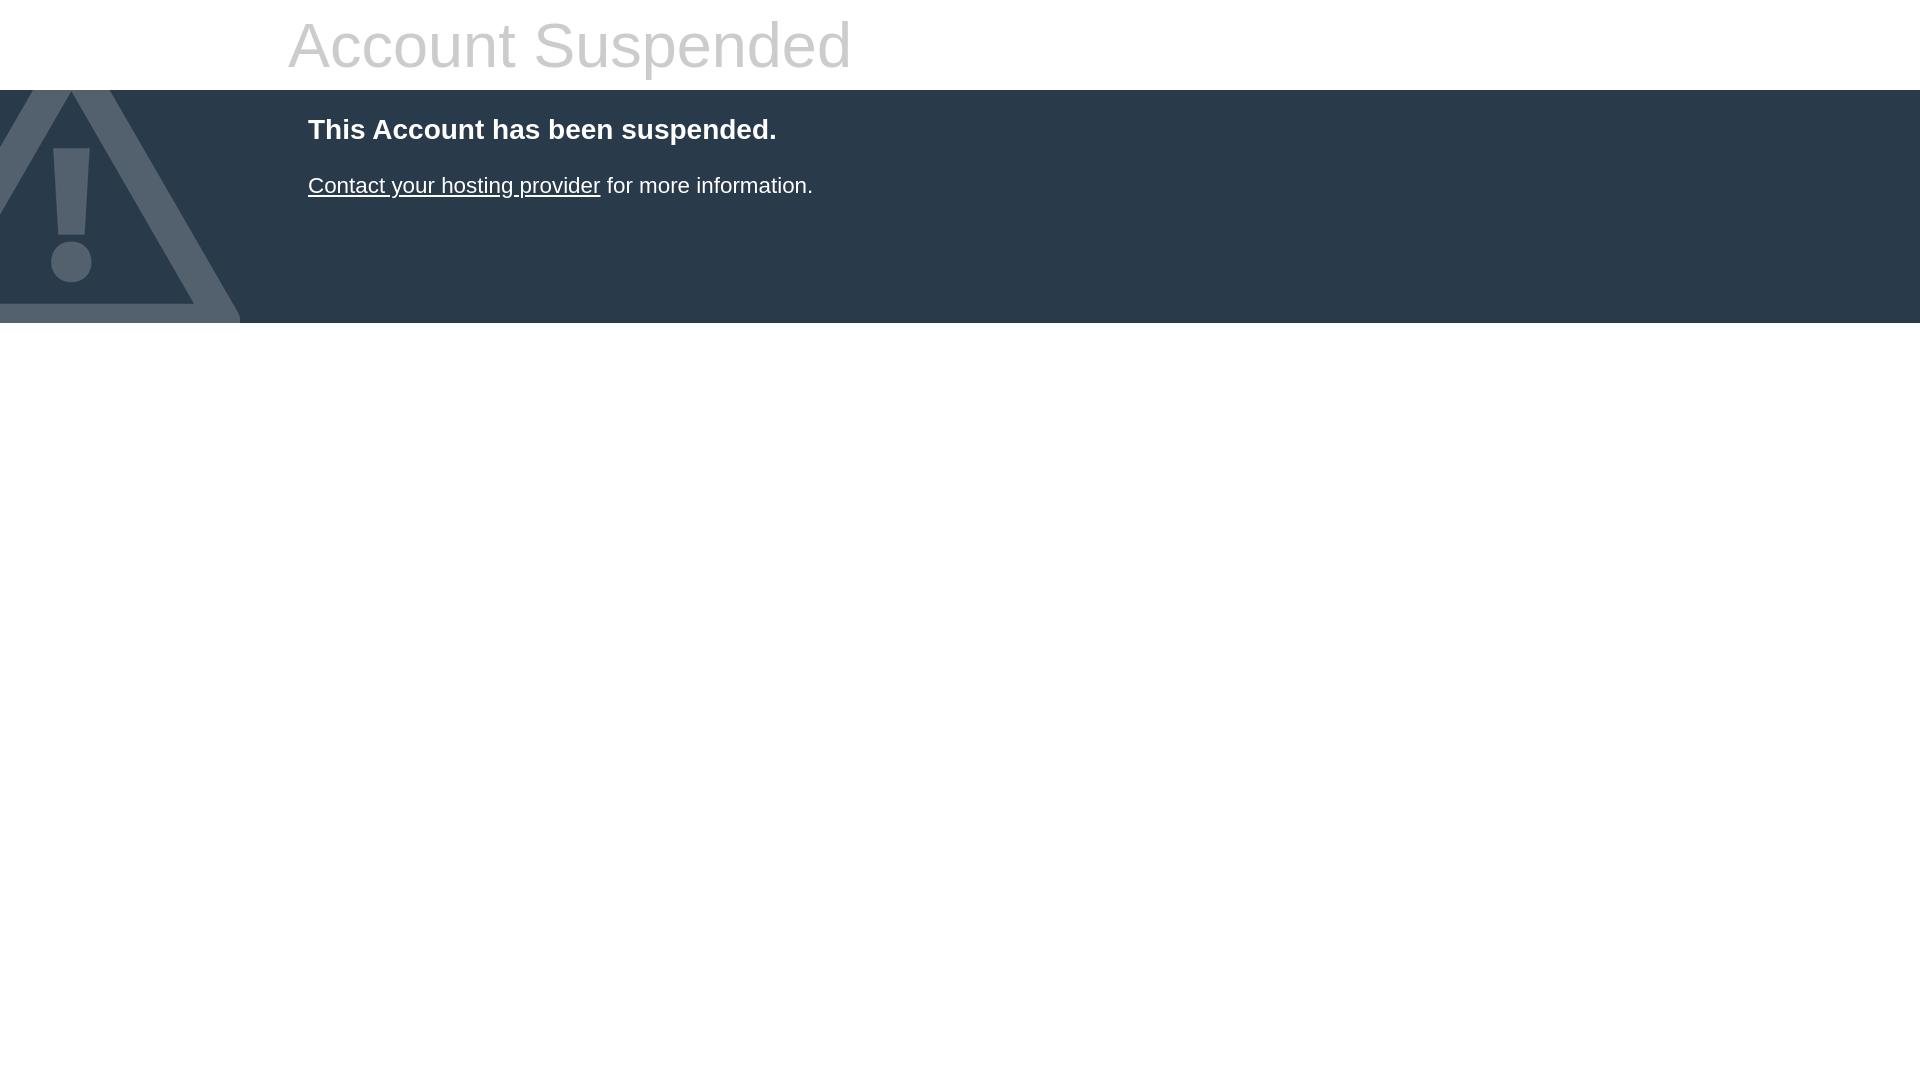 The image size is (1920, 1080). Describe the element at coordinates (453, 185) in the screenshot. I see `'Contact your hosting provider'` at that location.